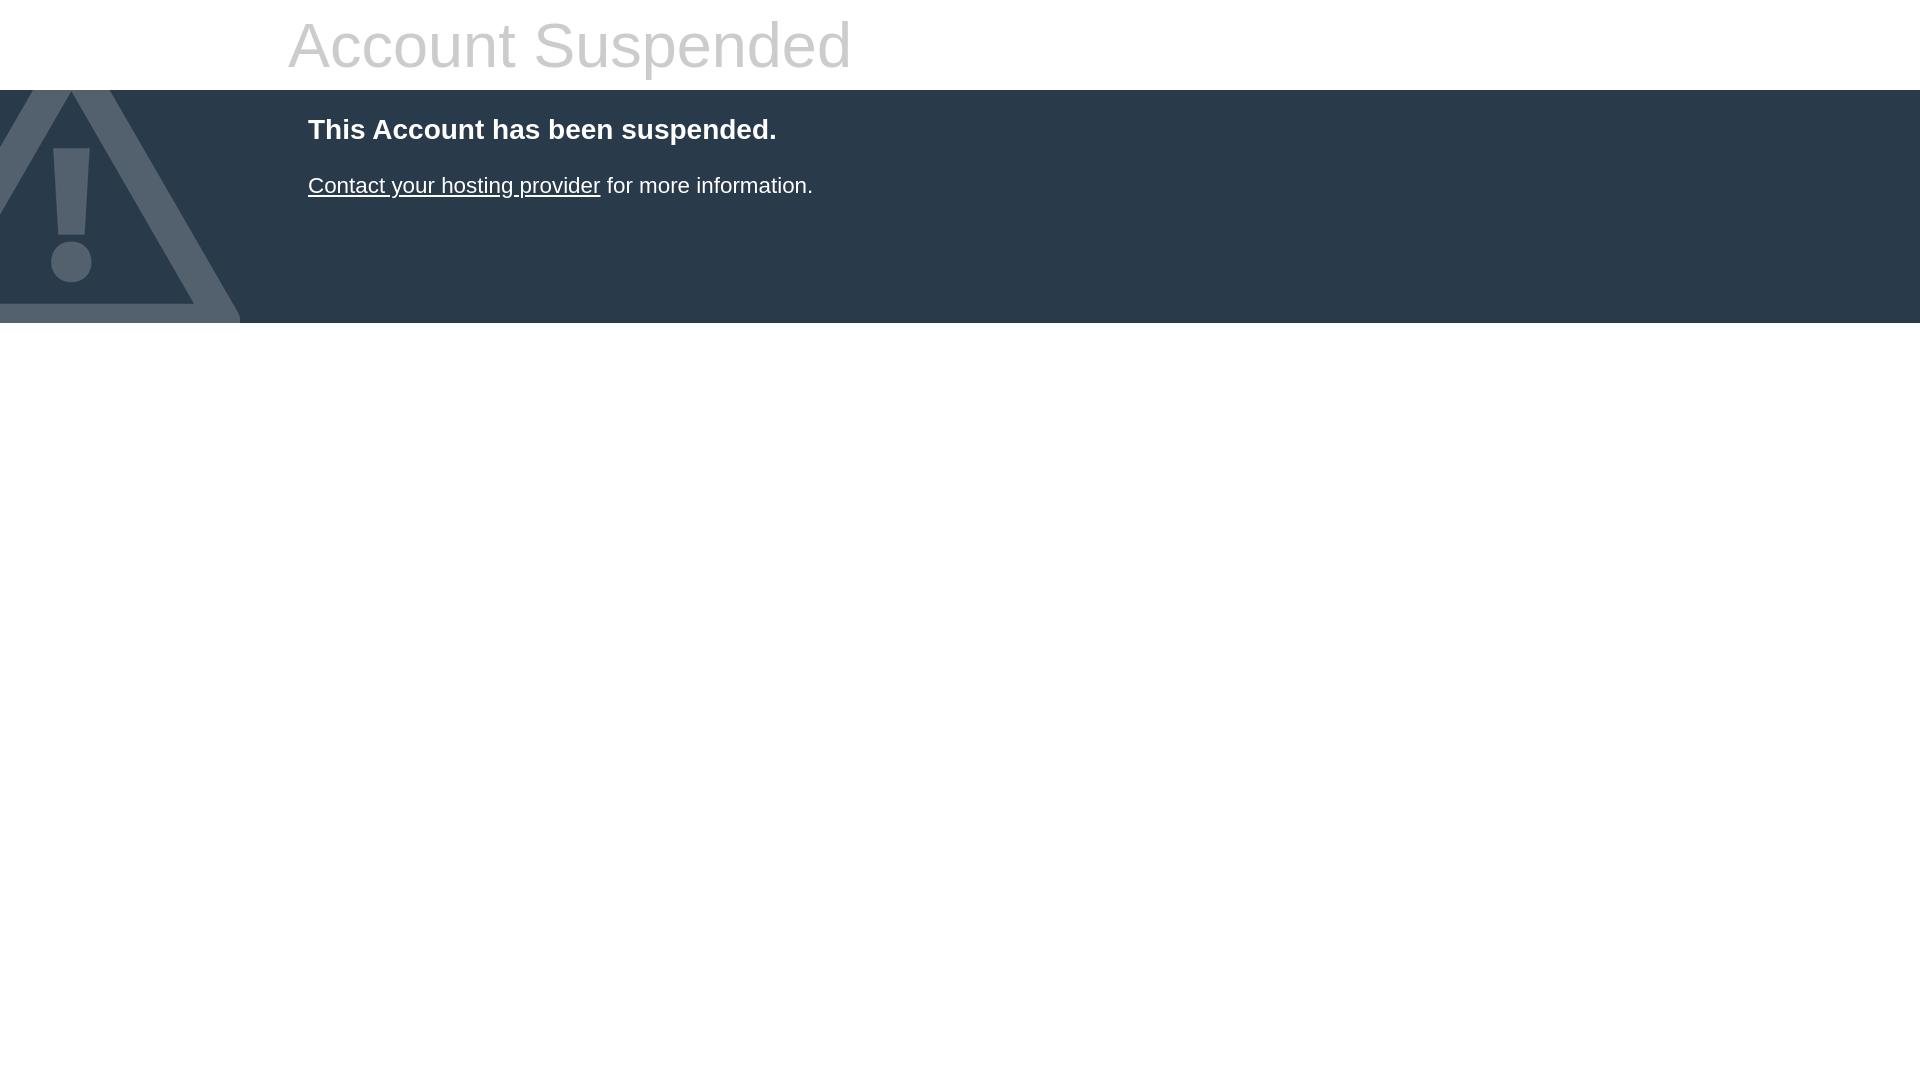 The image size is (1920, 1080). Describe the element at coordinates (453, 185) in the screenshot. I see `'Contact your hosting provider'` at that location.